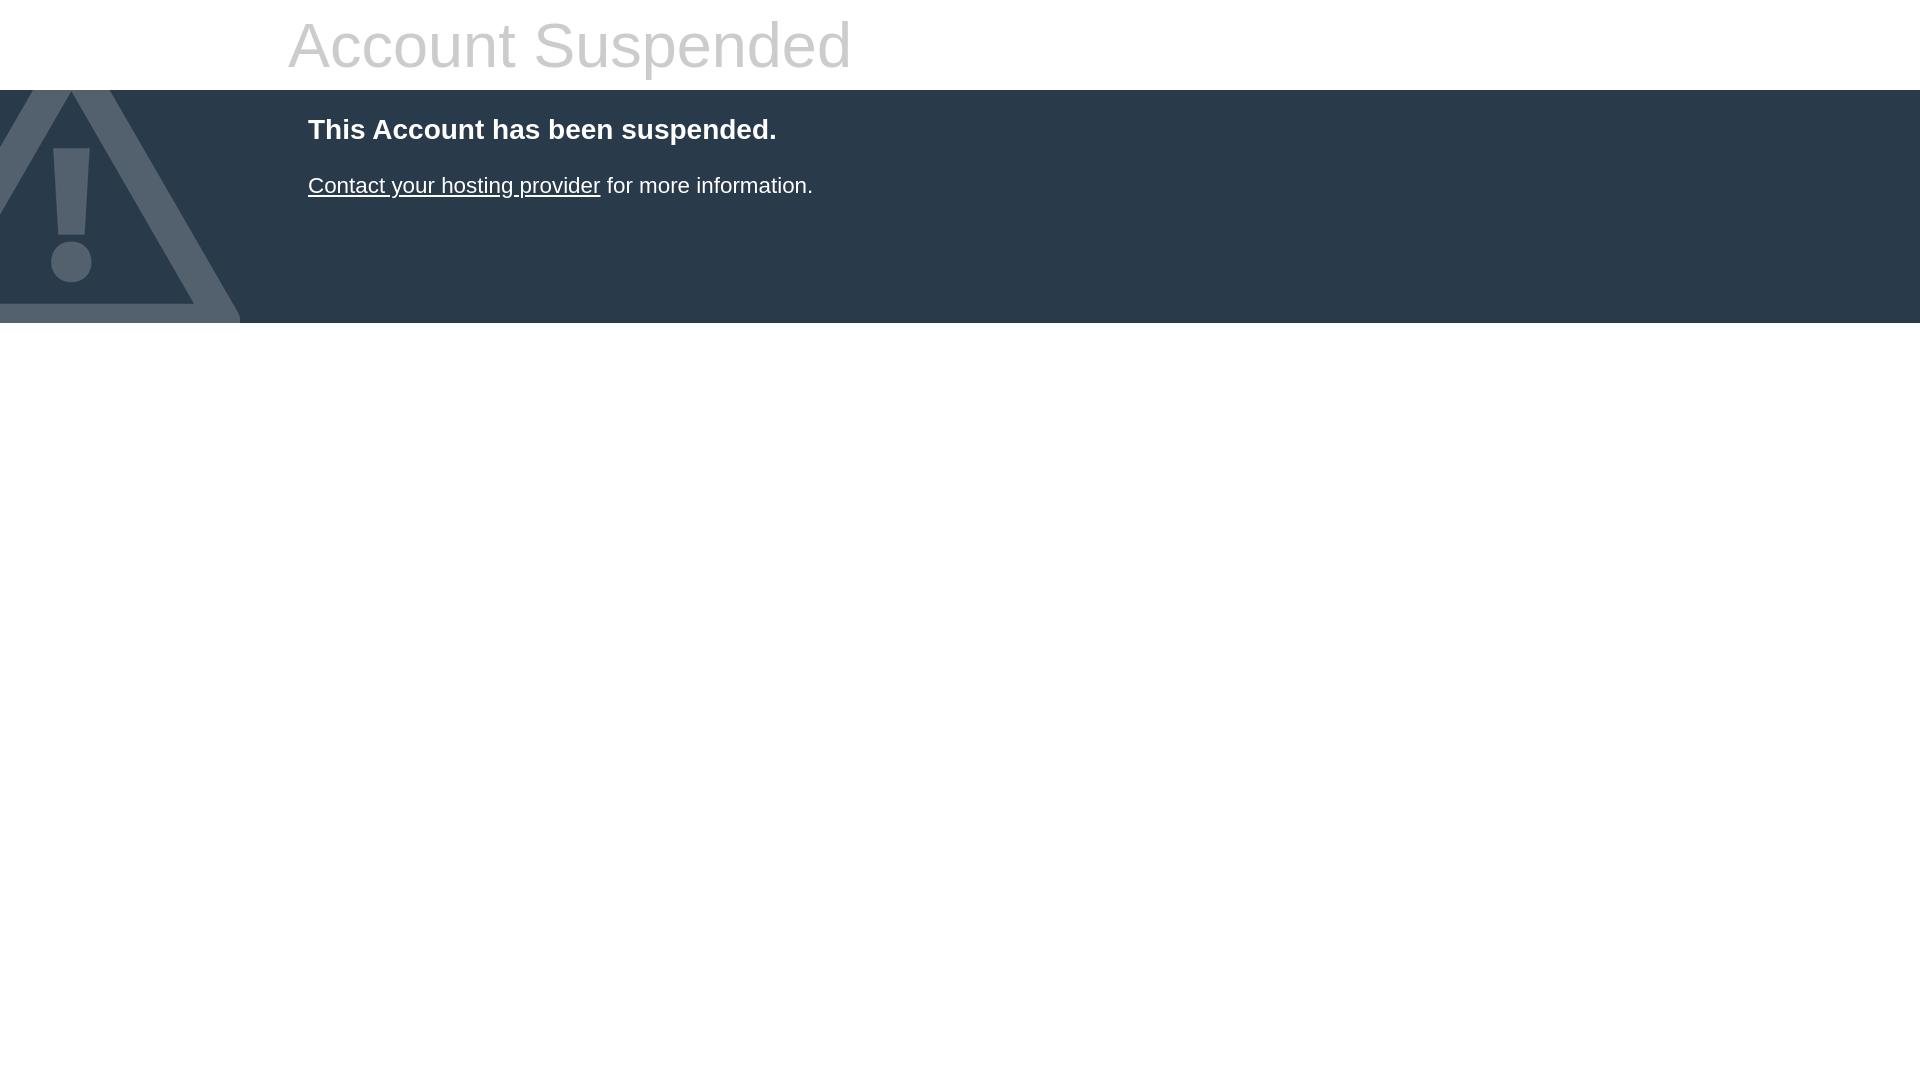 The image size is (1920, 1080). Describe the element at coordinates (453, 185) in the screenshot. I see `'Contact your hosting provider'` at that location.